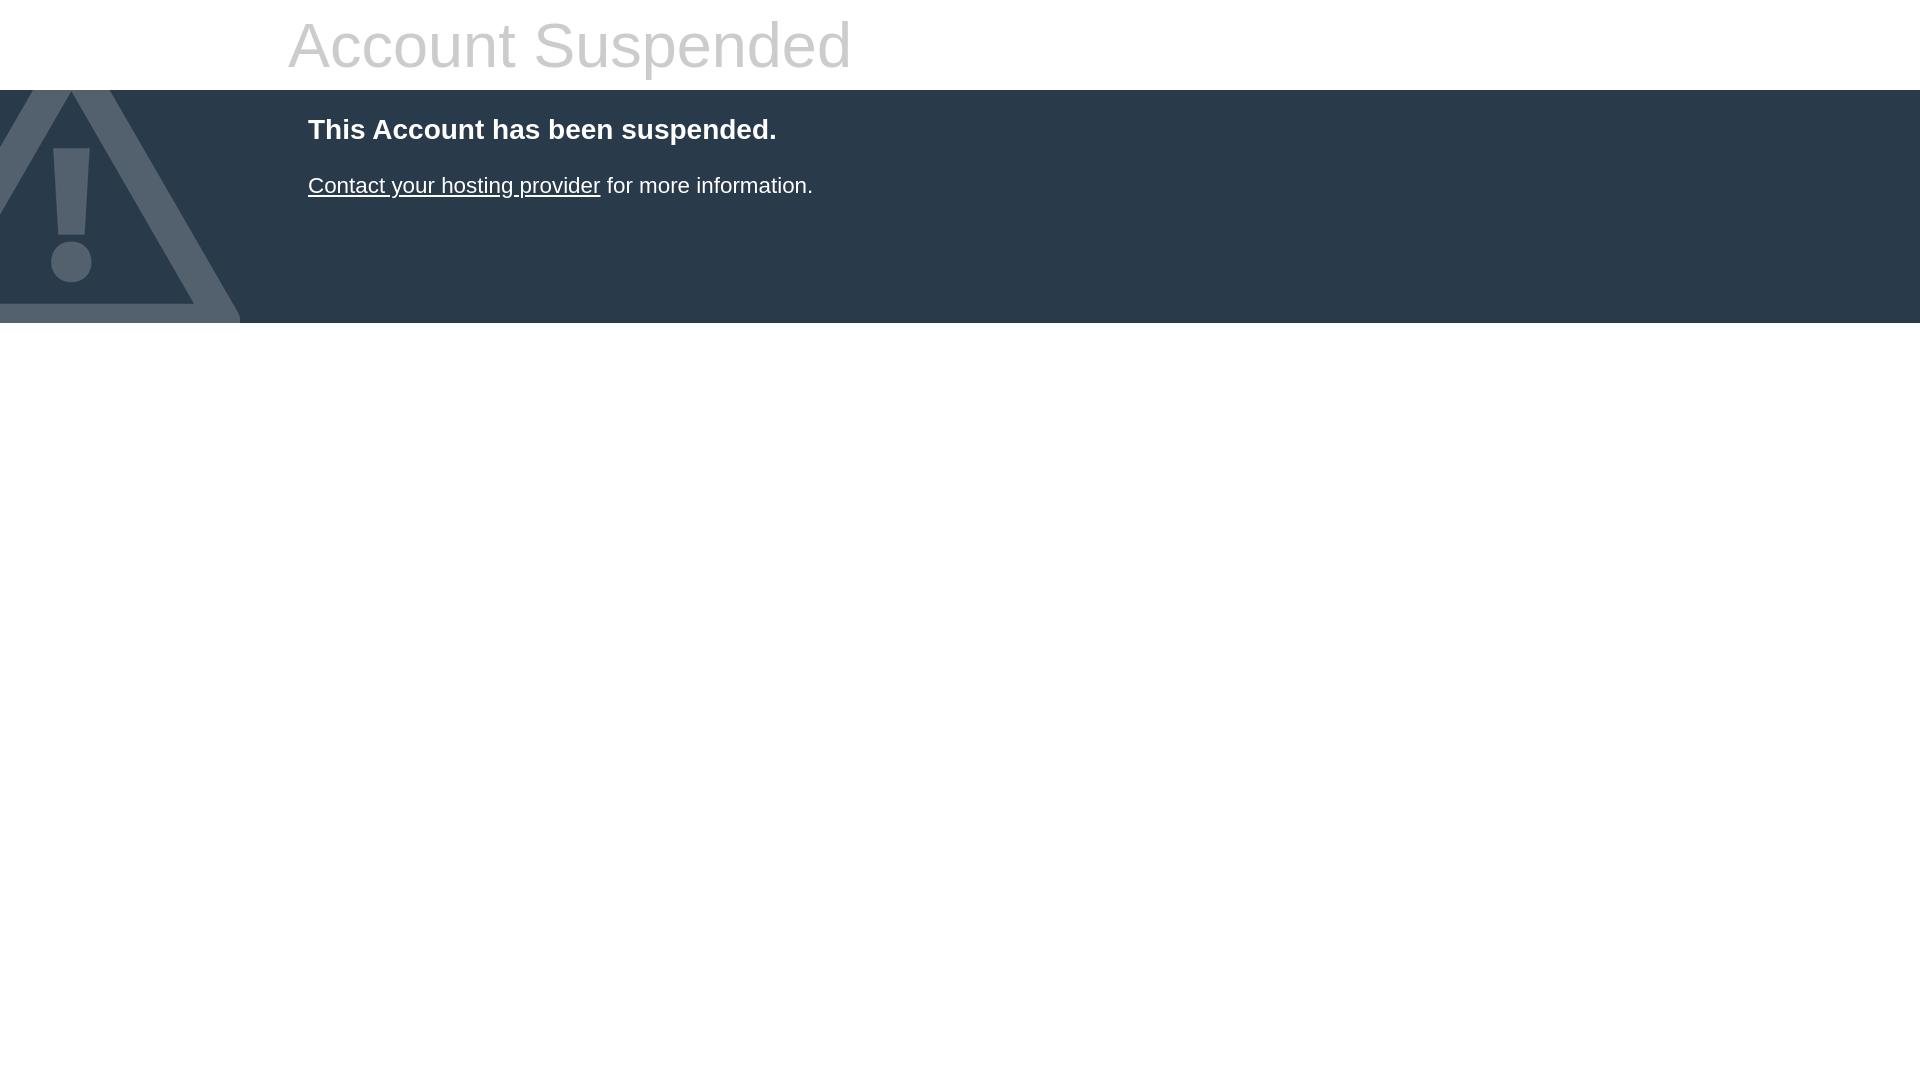 The image size is (1920, 1080). Describe the element at coordinates (453, 185) in the screenshot. I see `'Contact your hosting provider'` at that location.